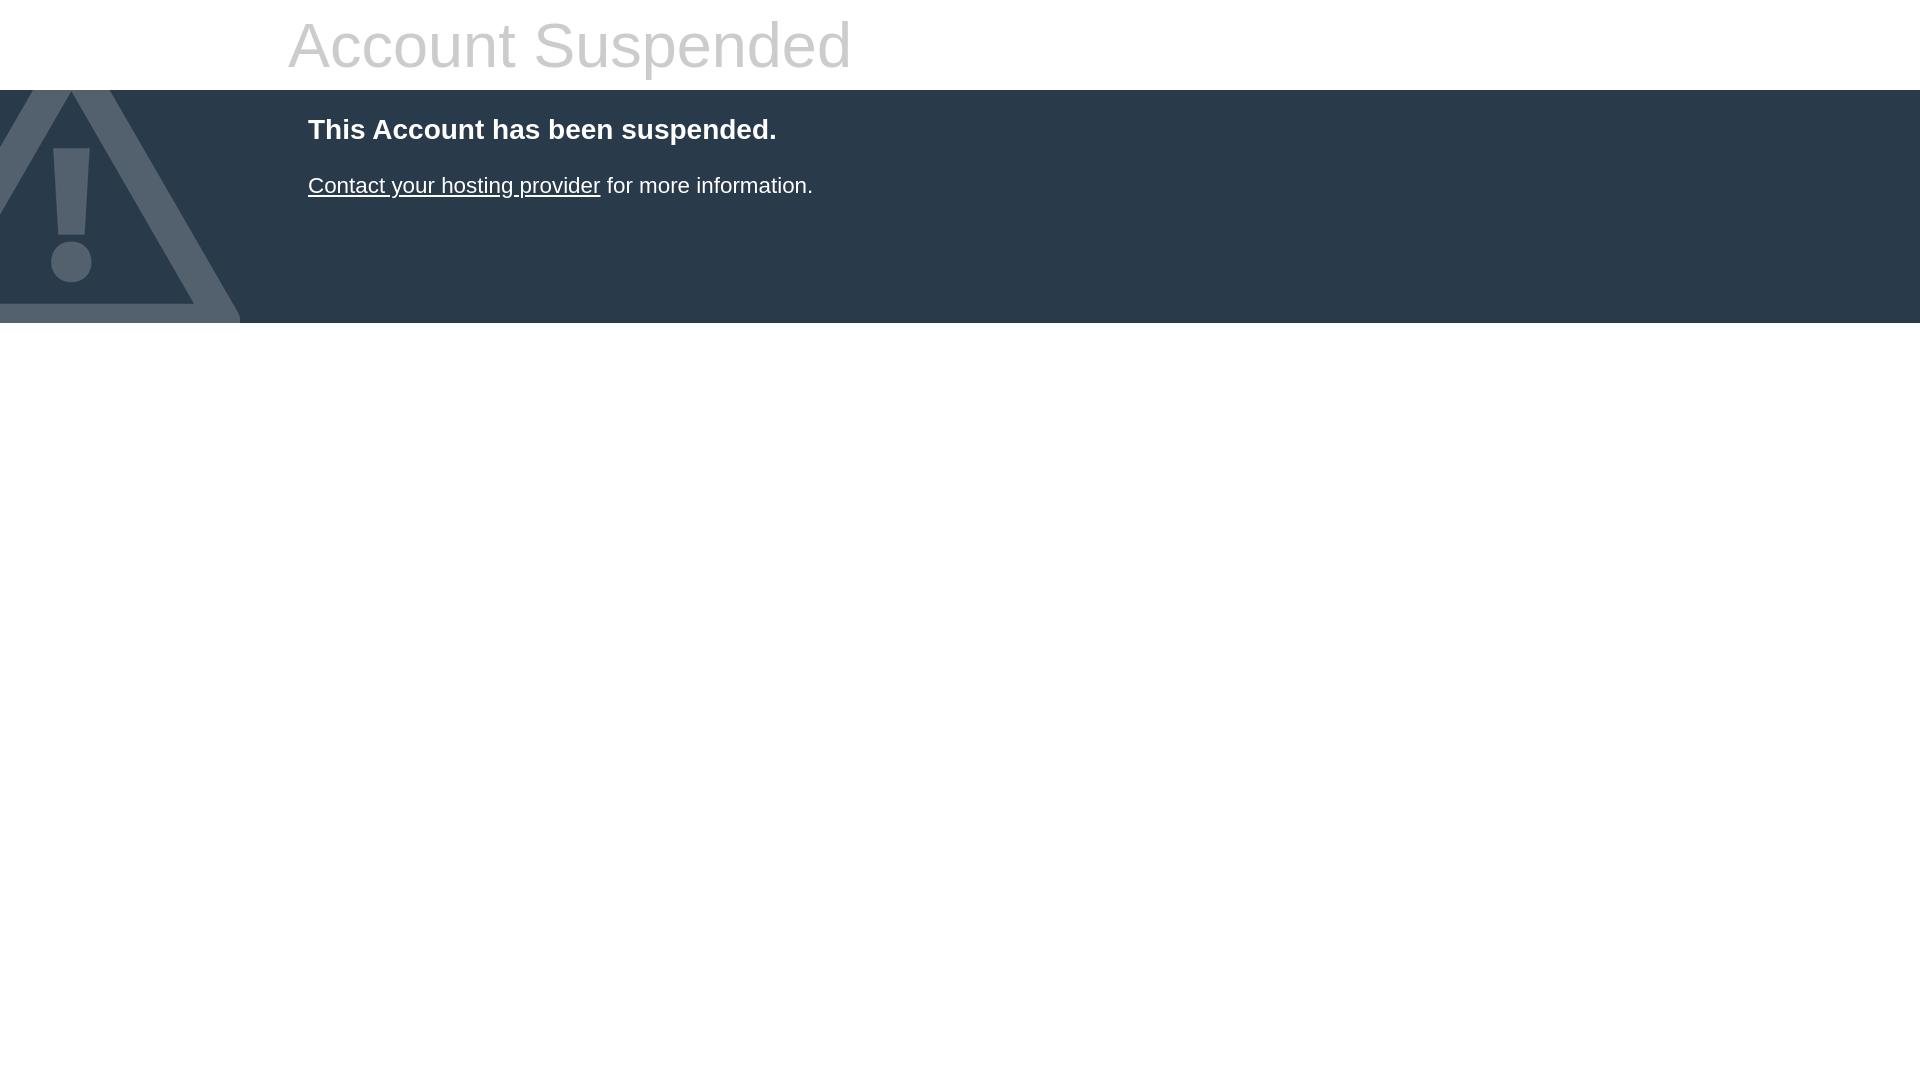 The image size is (1920, 1080). Describe the element at coordinates (453, 185) in the screenshot. I see `'Contact your hosting provider'` at that location.